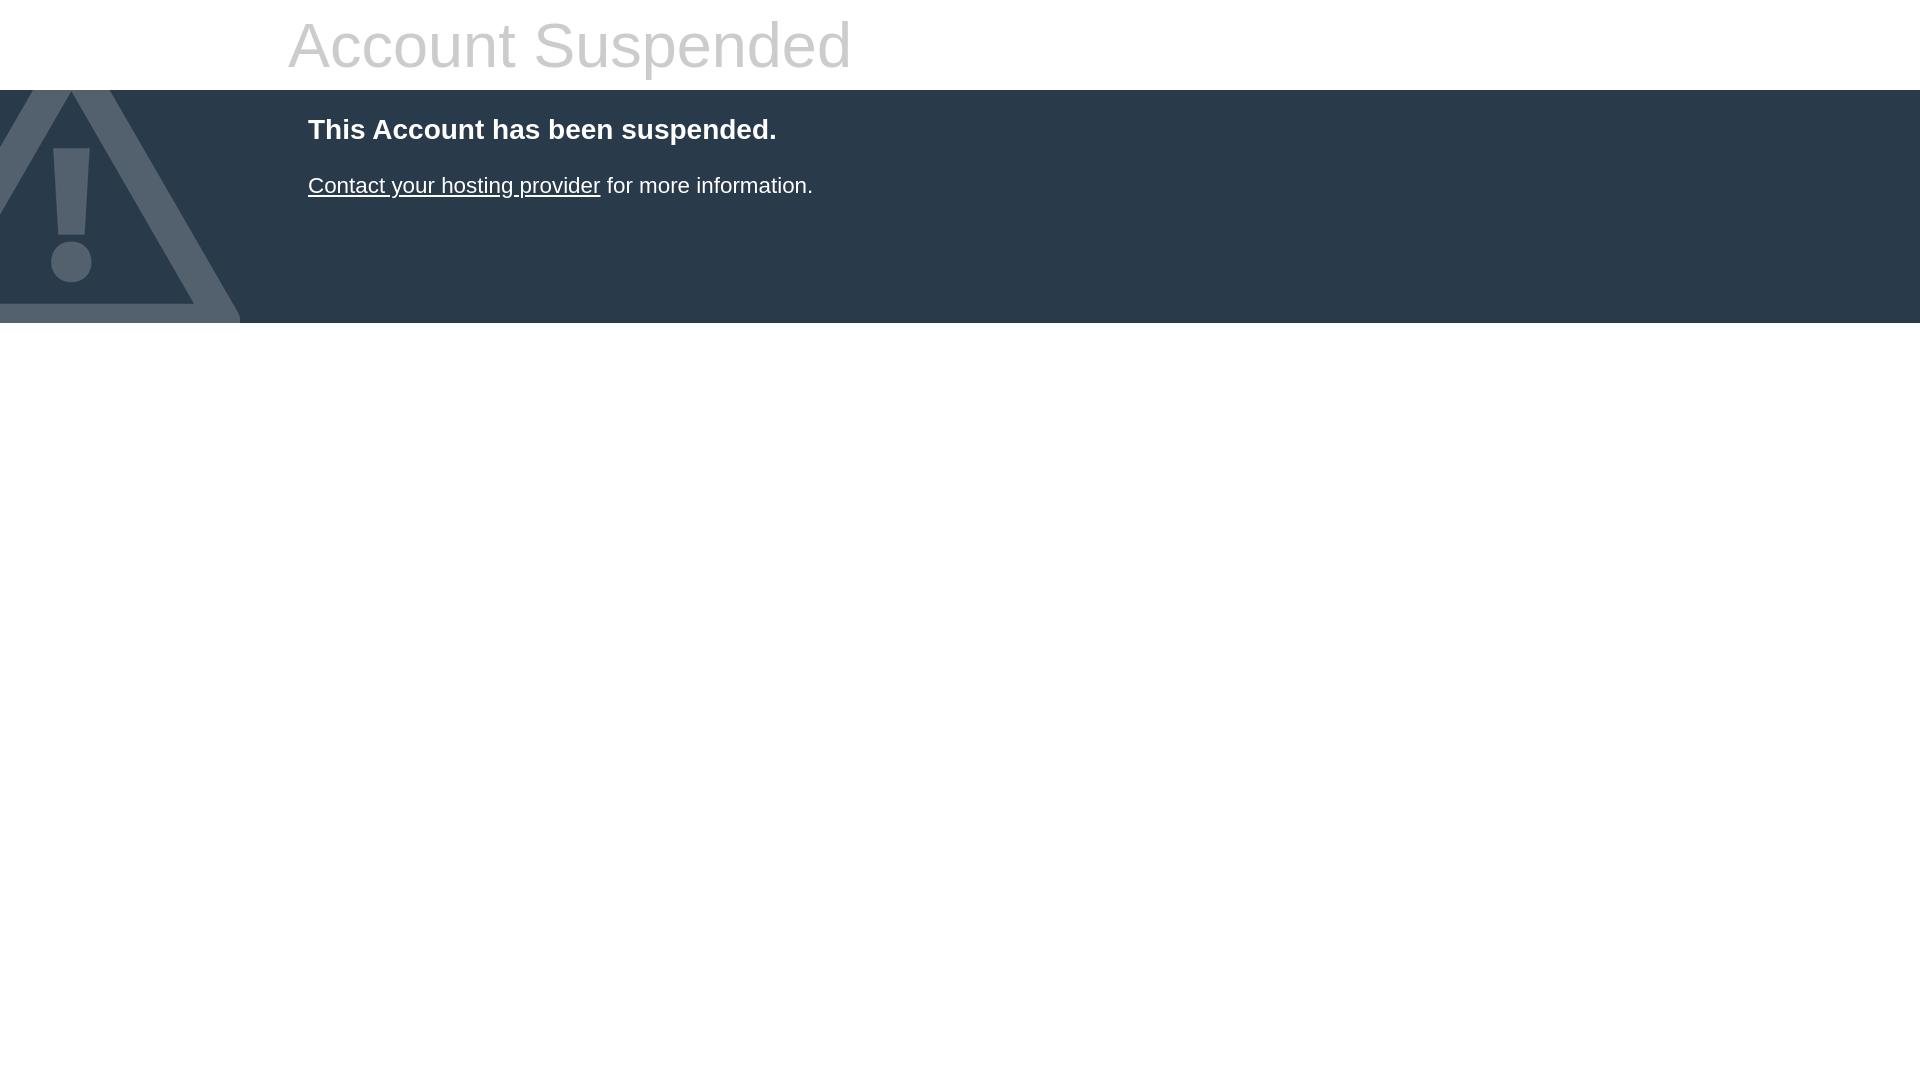 The image size is (1920, 1080). Describe the element at coordinates (453, 185) in the screenshot. I see `'Contact your hosting provider'` at that location.